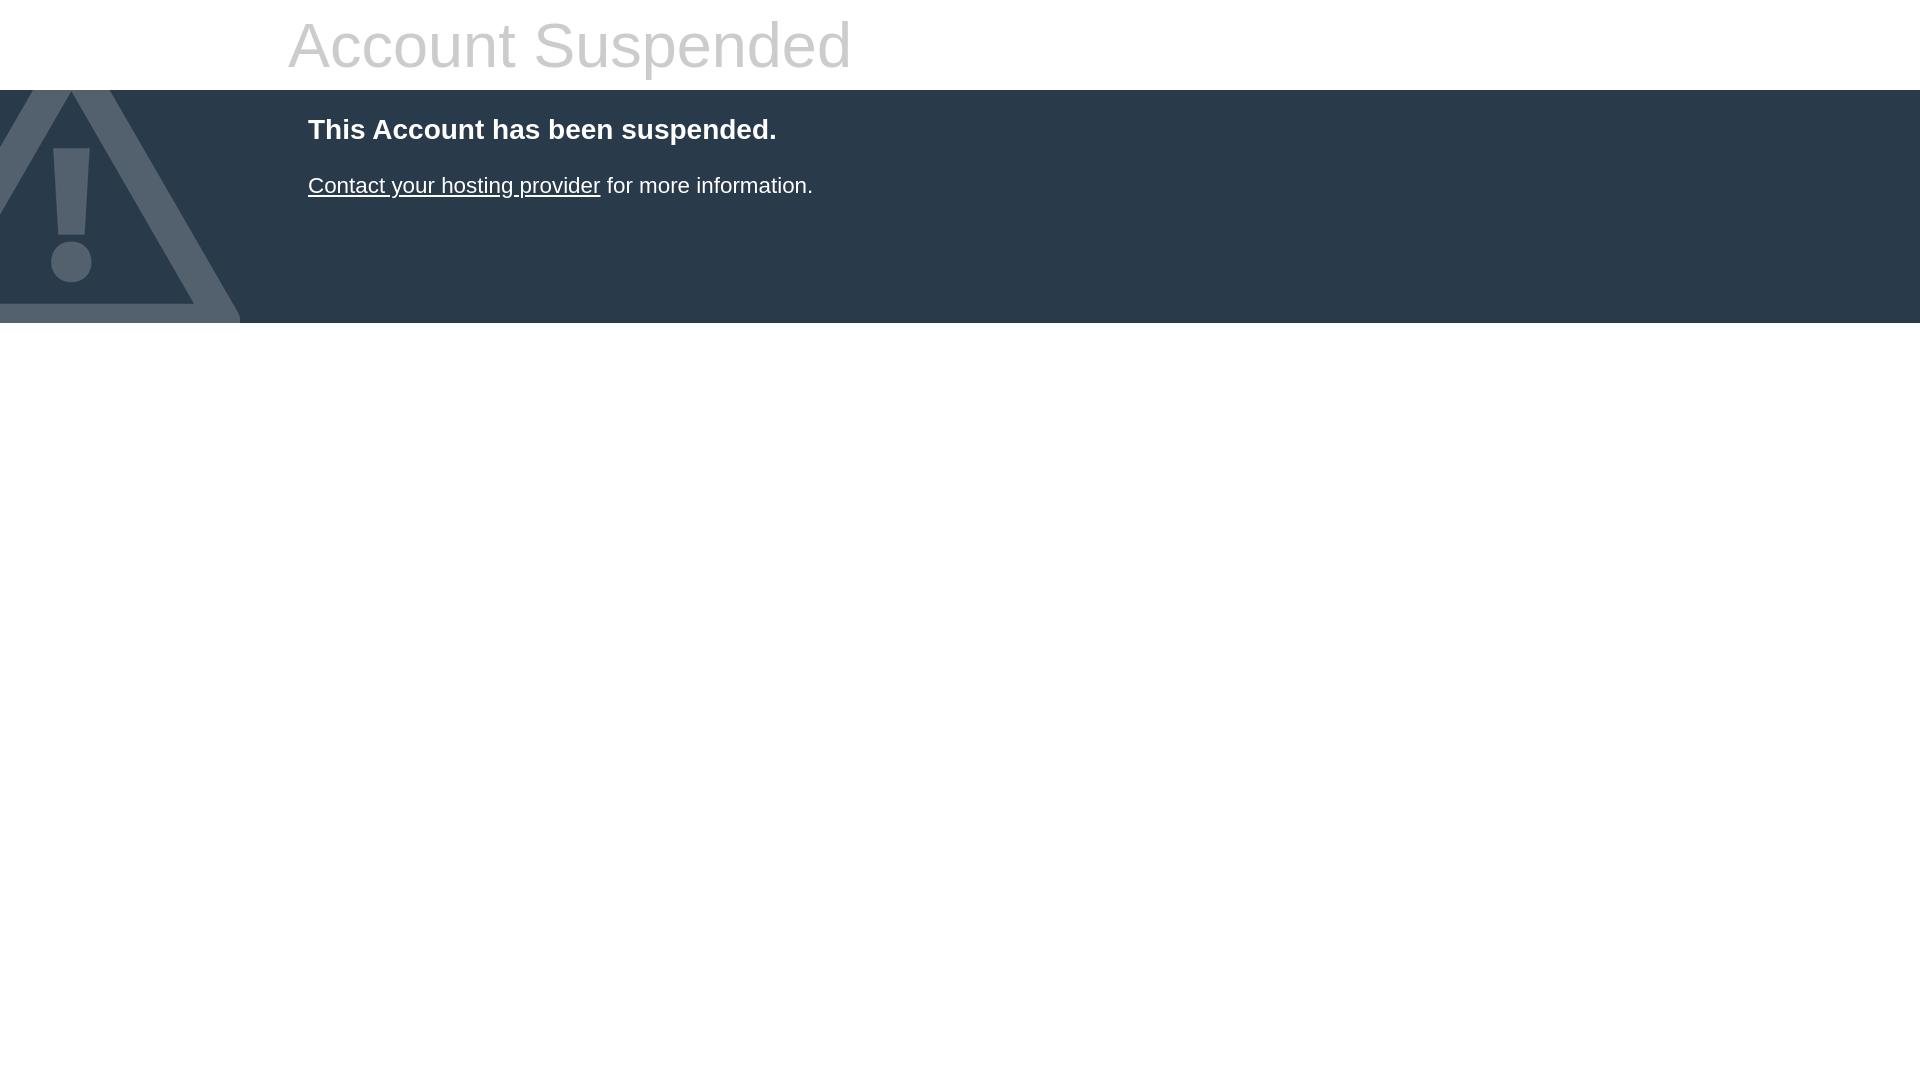 The image size is (1920, 1080). Describe the element at coordinates (453, 185) in the screenshot. I see `'Contact your hosting provider'` at that location.